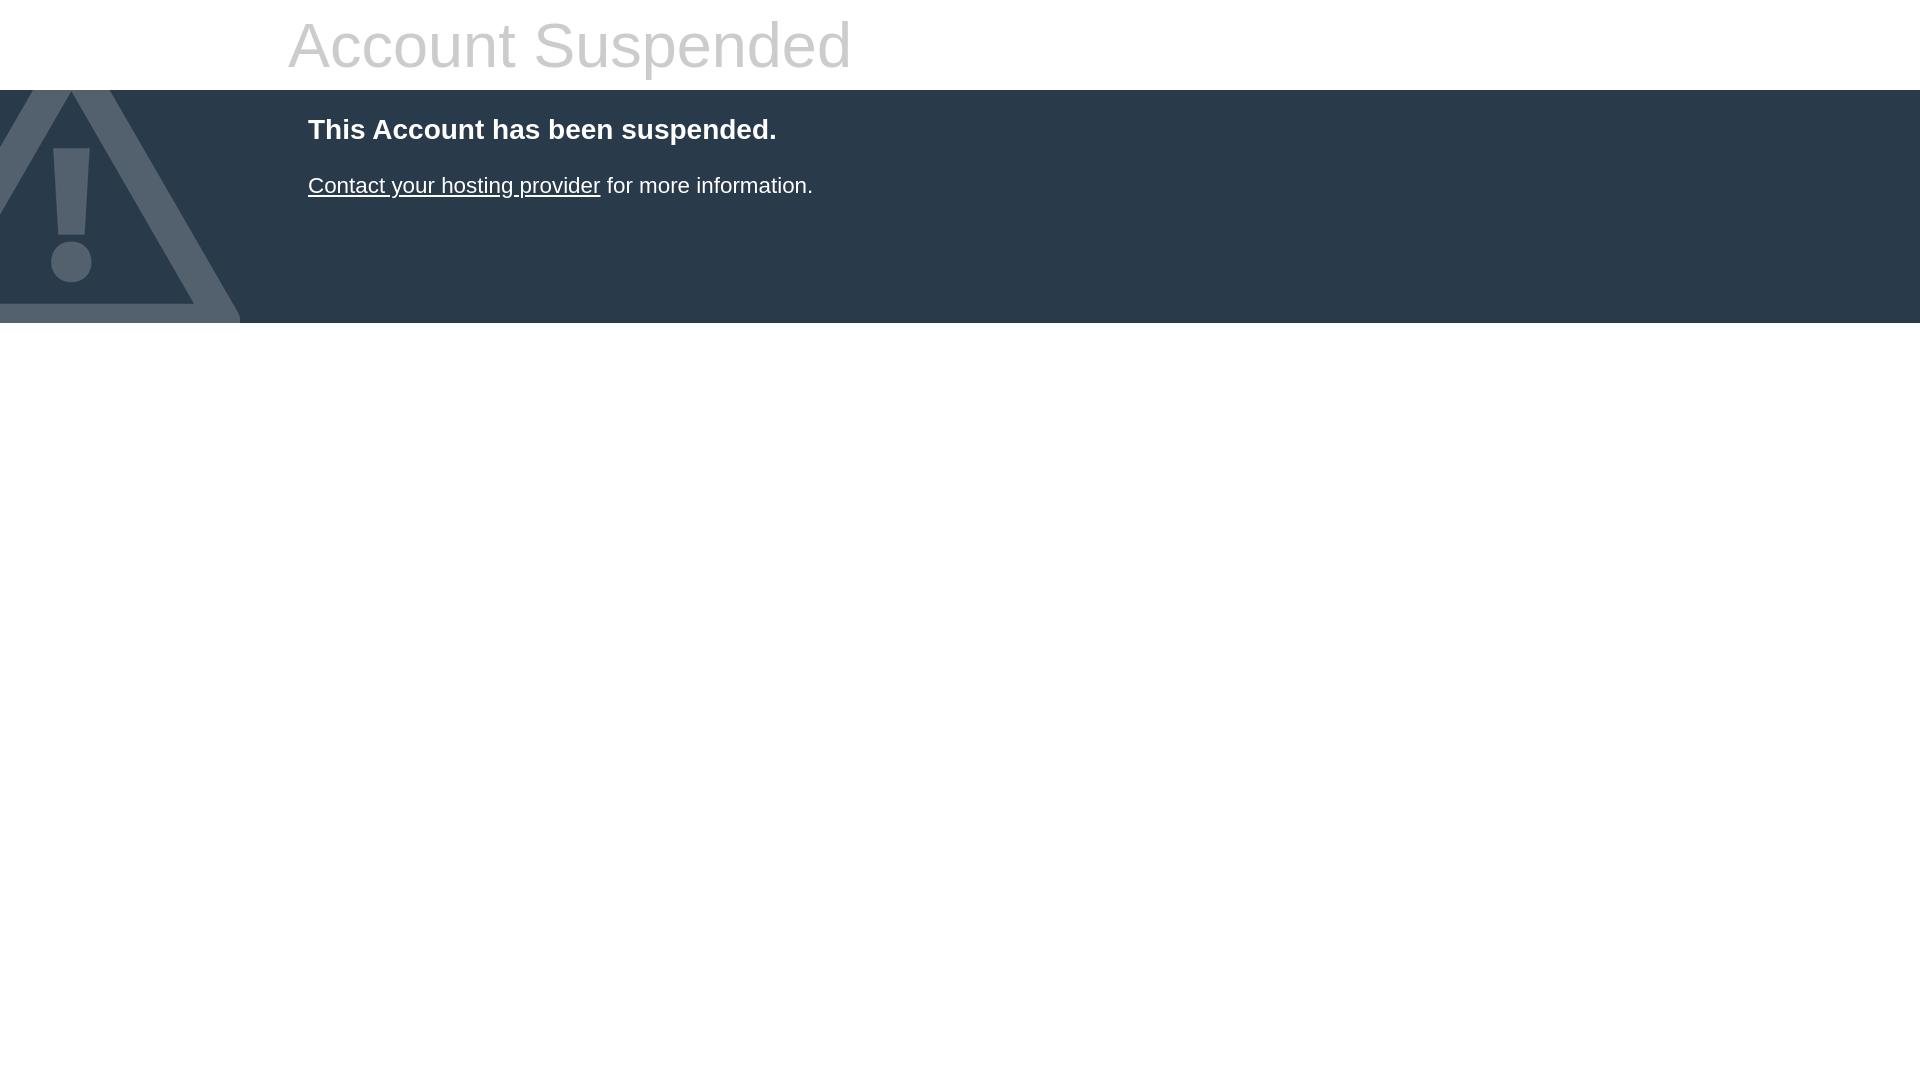 The image size is (1920, 1080). Describe the element at coordinates (453, 185) in the screenshot. I see `'Contact your hosting provider'` at that location.